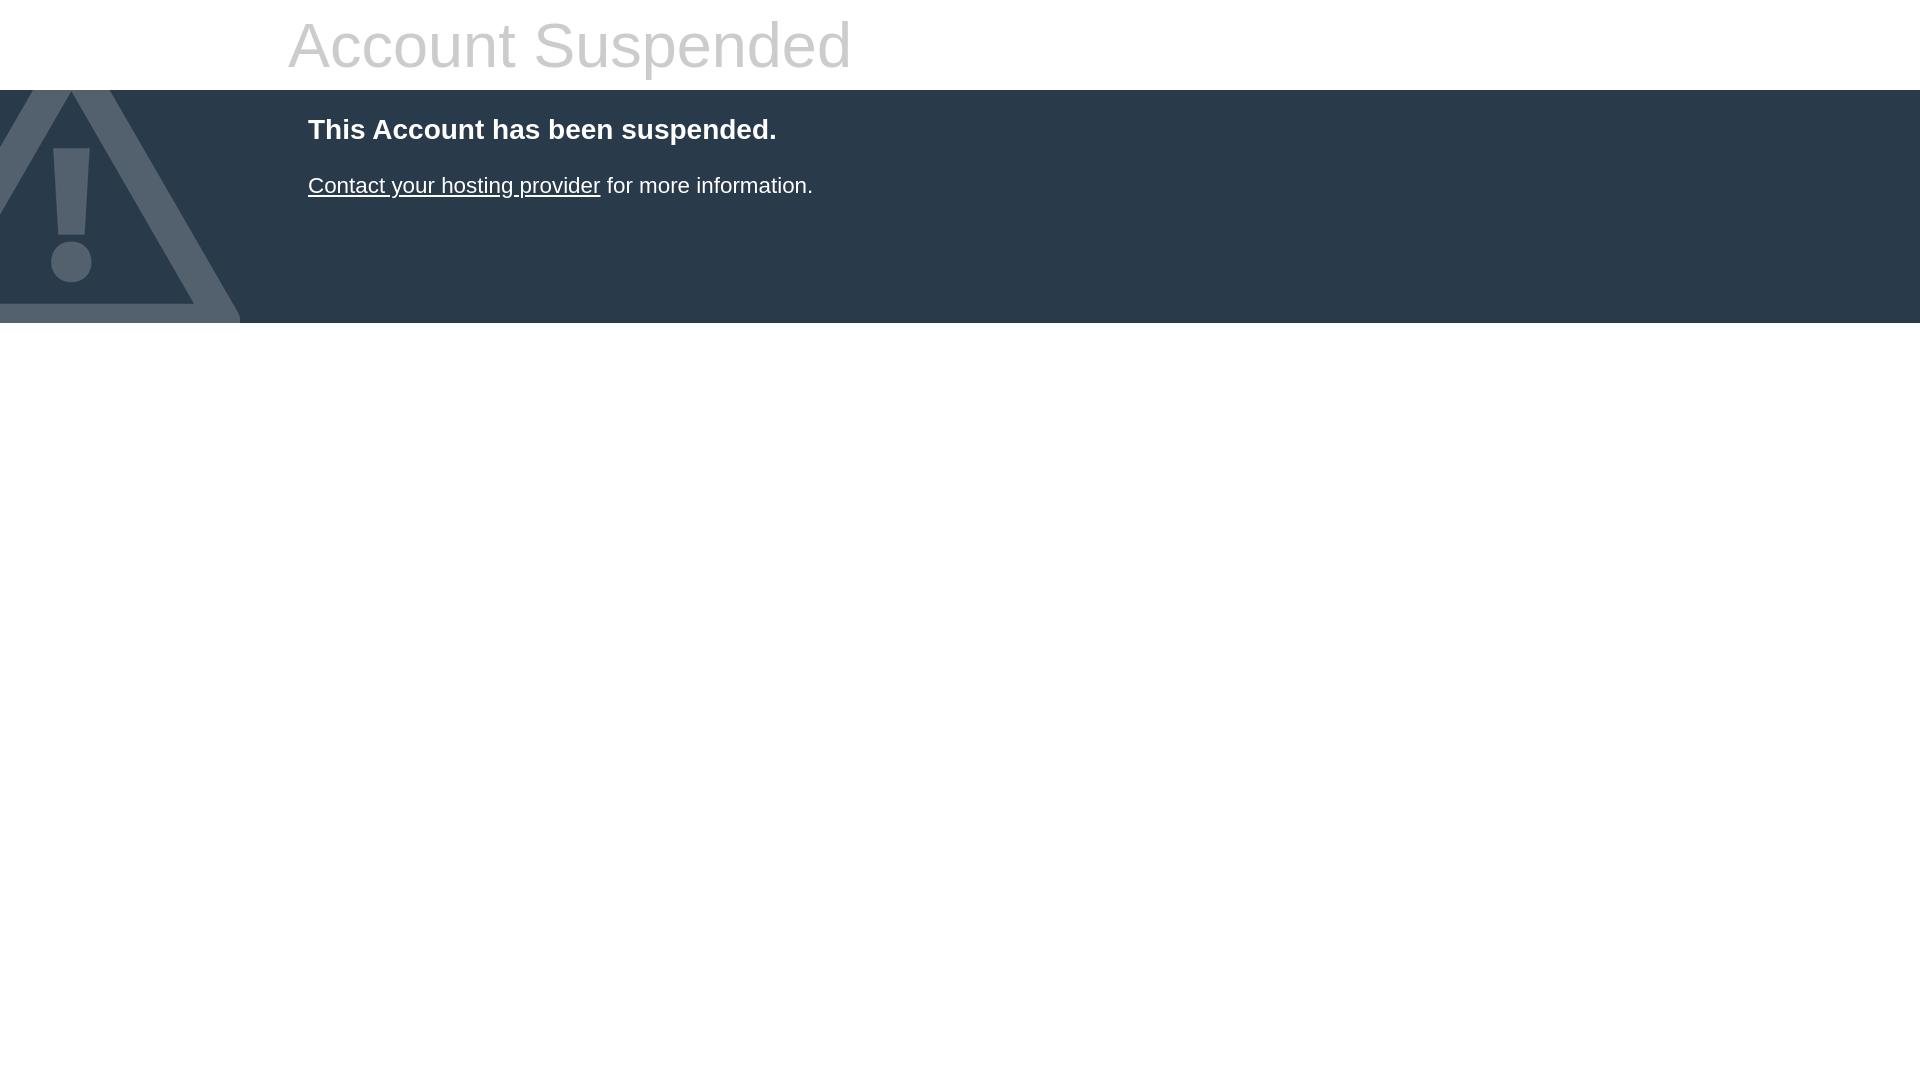 The image size is (1920, 1080). Describe the element at coordinates (453, 185) in the screenshot. I see `'Contact your hosting provider'` at that location.